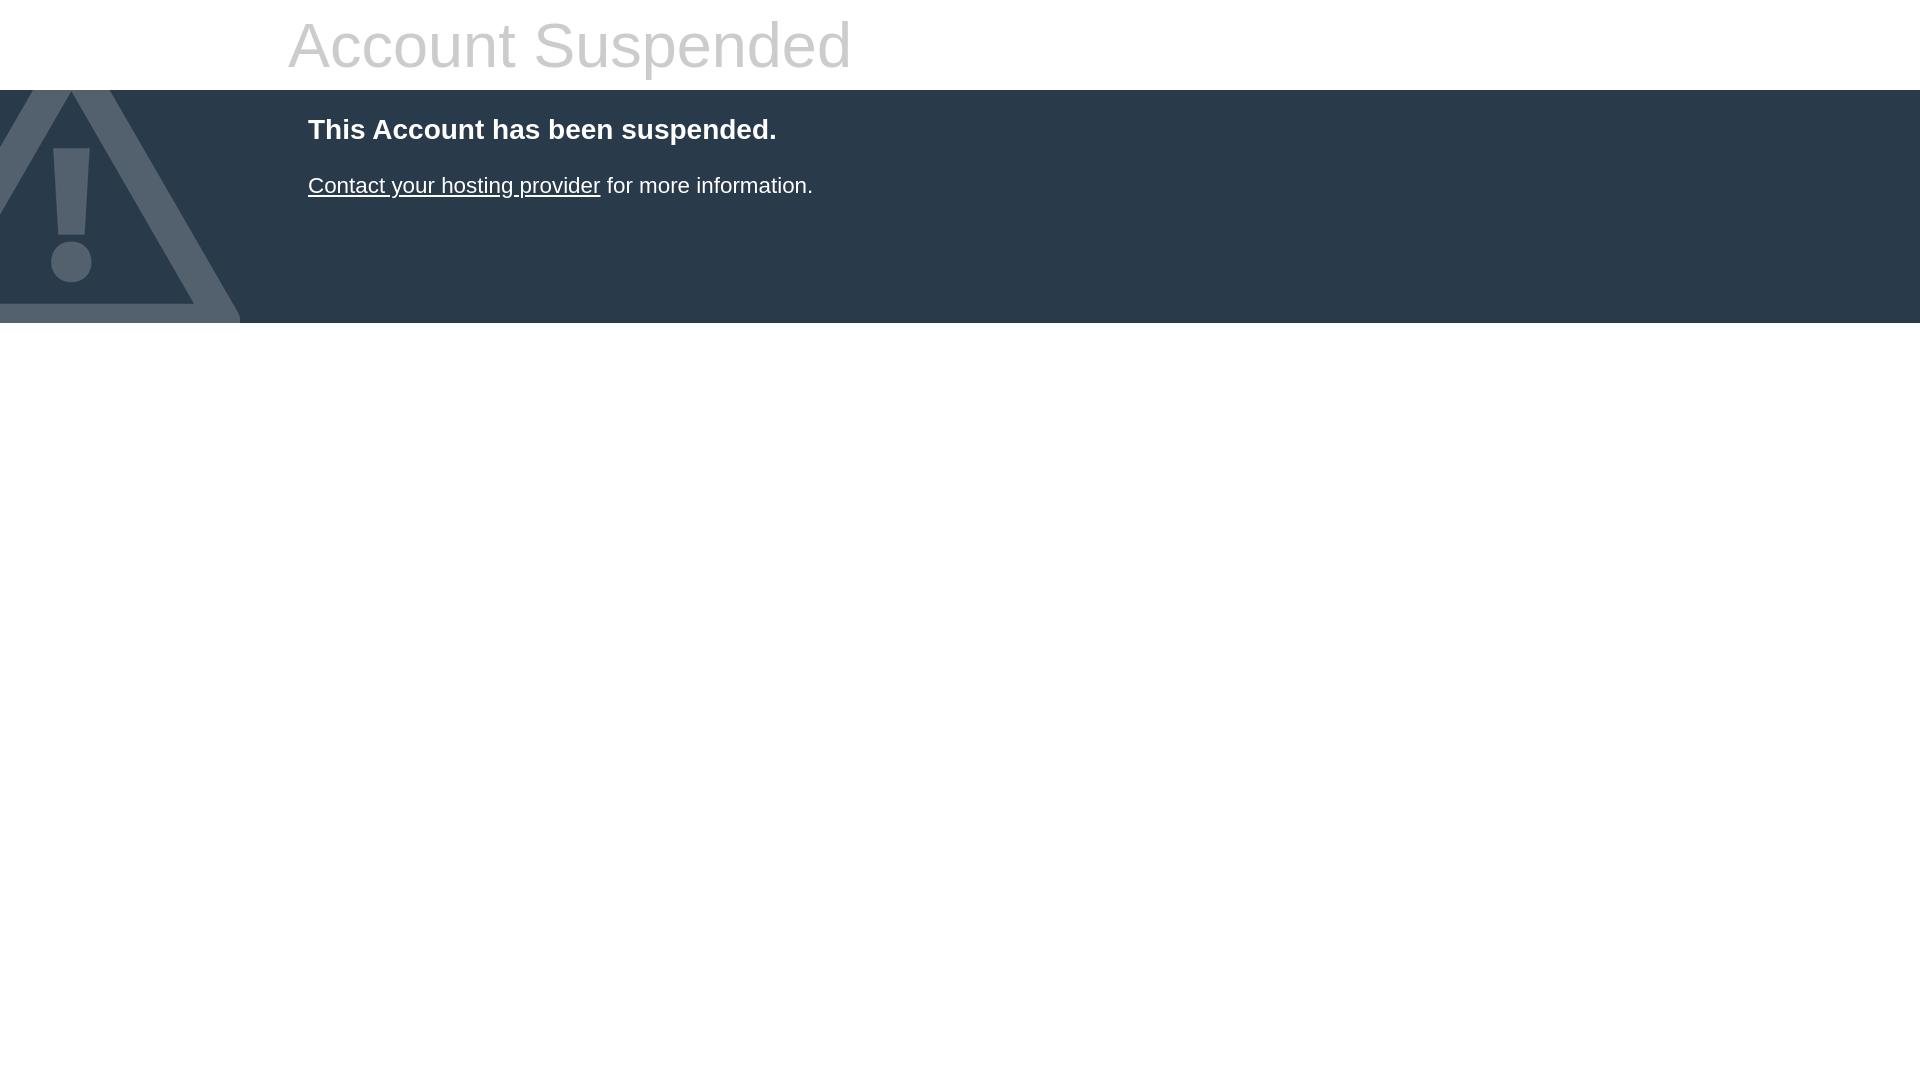 The image size is (1920, 1080). Describe the element at coordinates (453, 185) in the screenshot. I see `'Contact your hosting provider'` at that location.